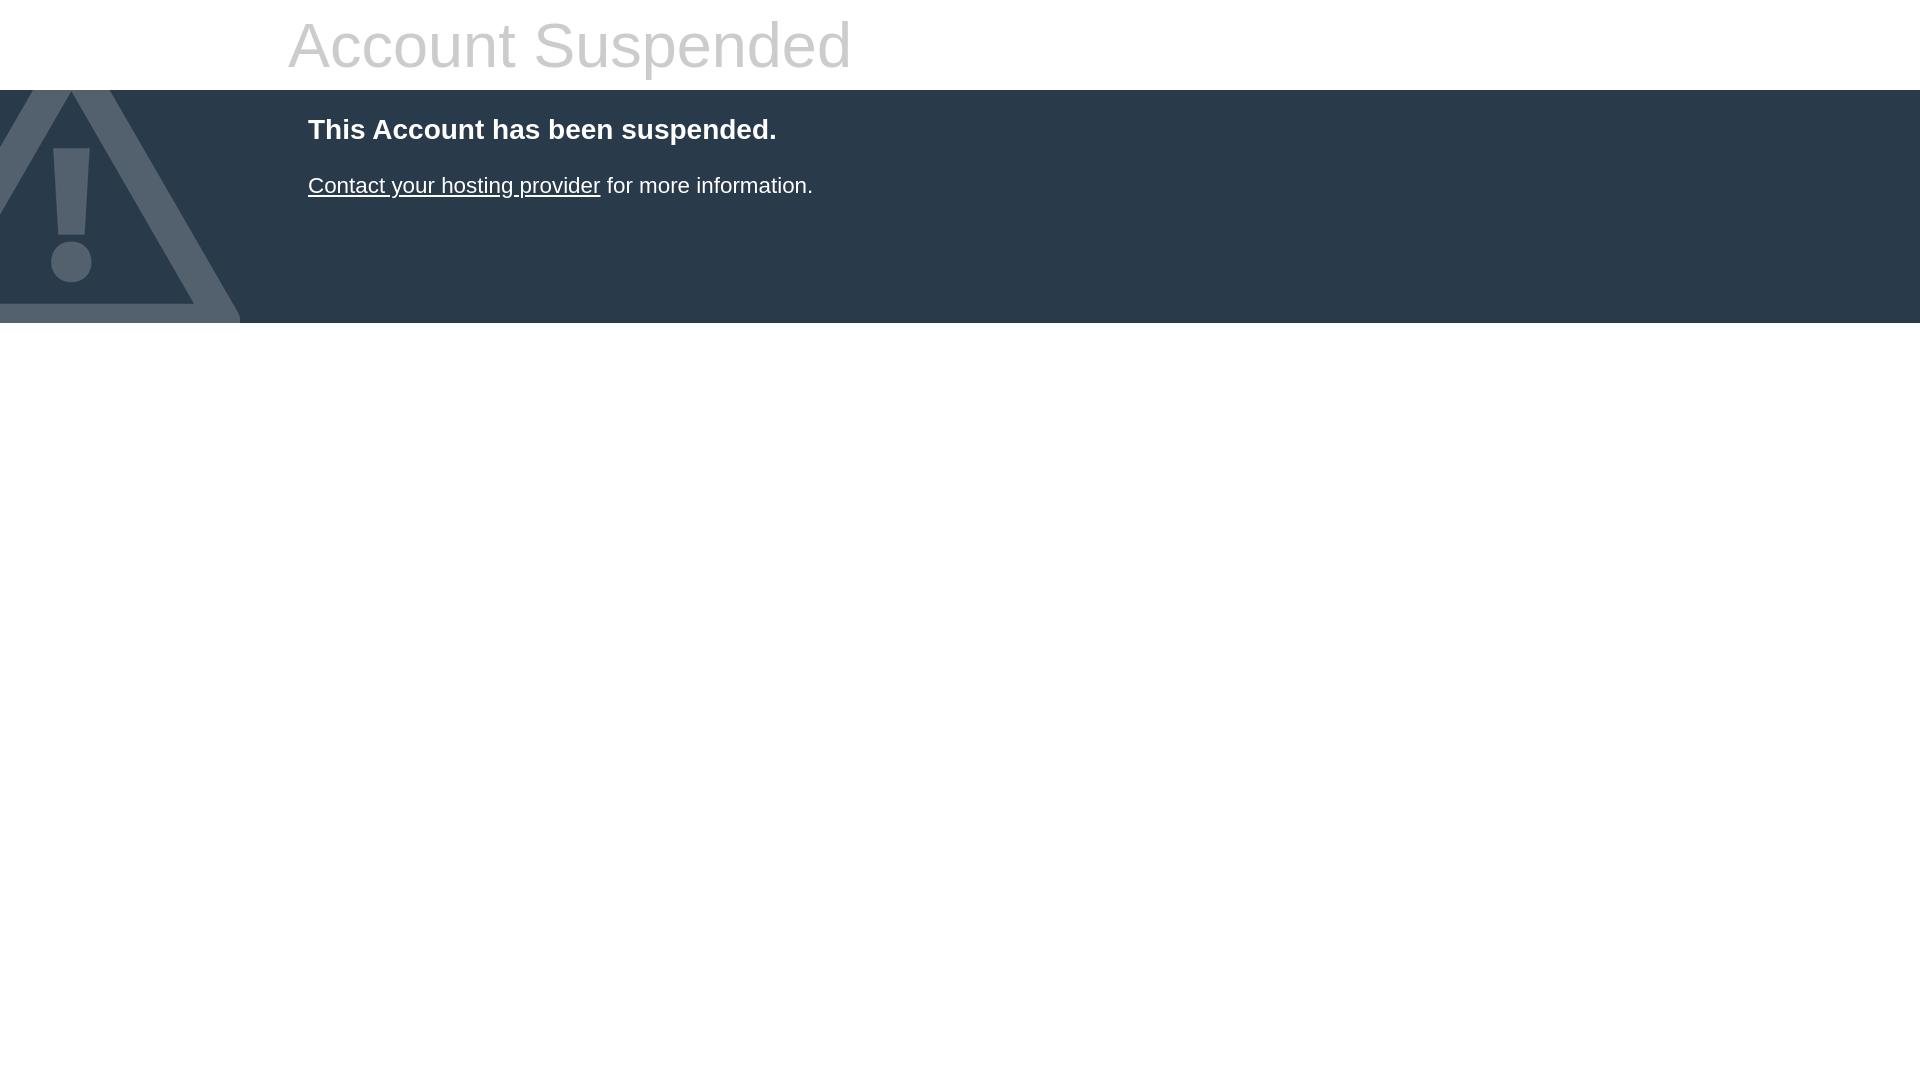 The image size is (1920, 1080). Describe the element at coordinates (453, 185) in the screenshot. I see `'Contact your hosting provider'` at that location.